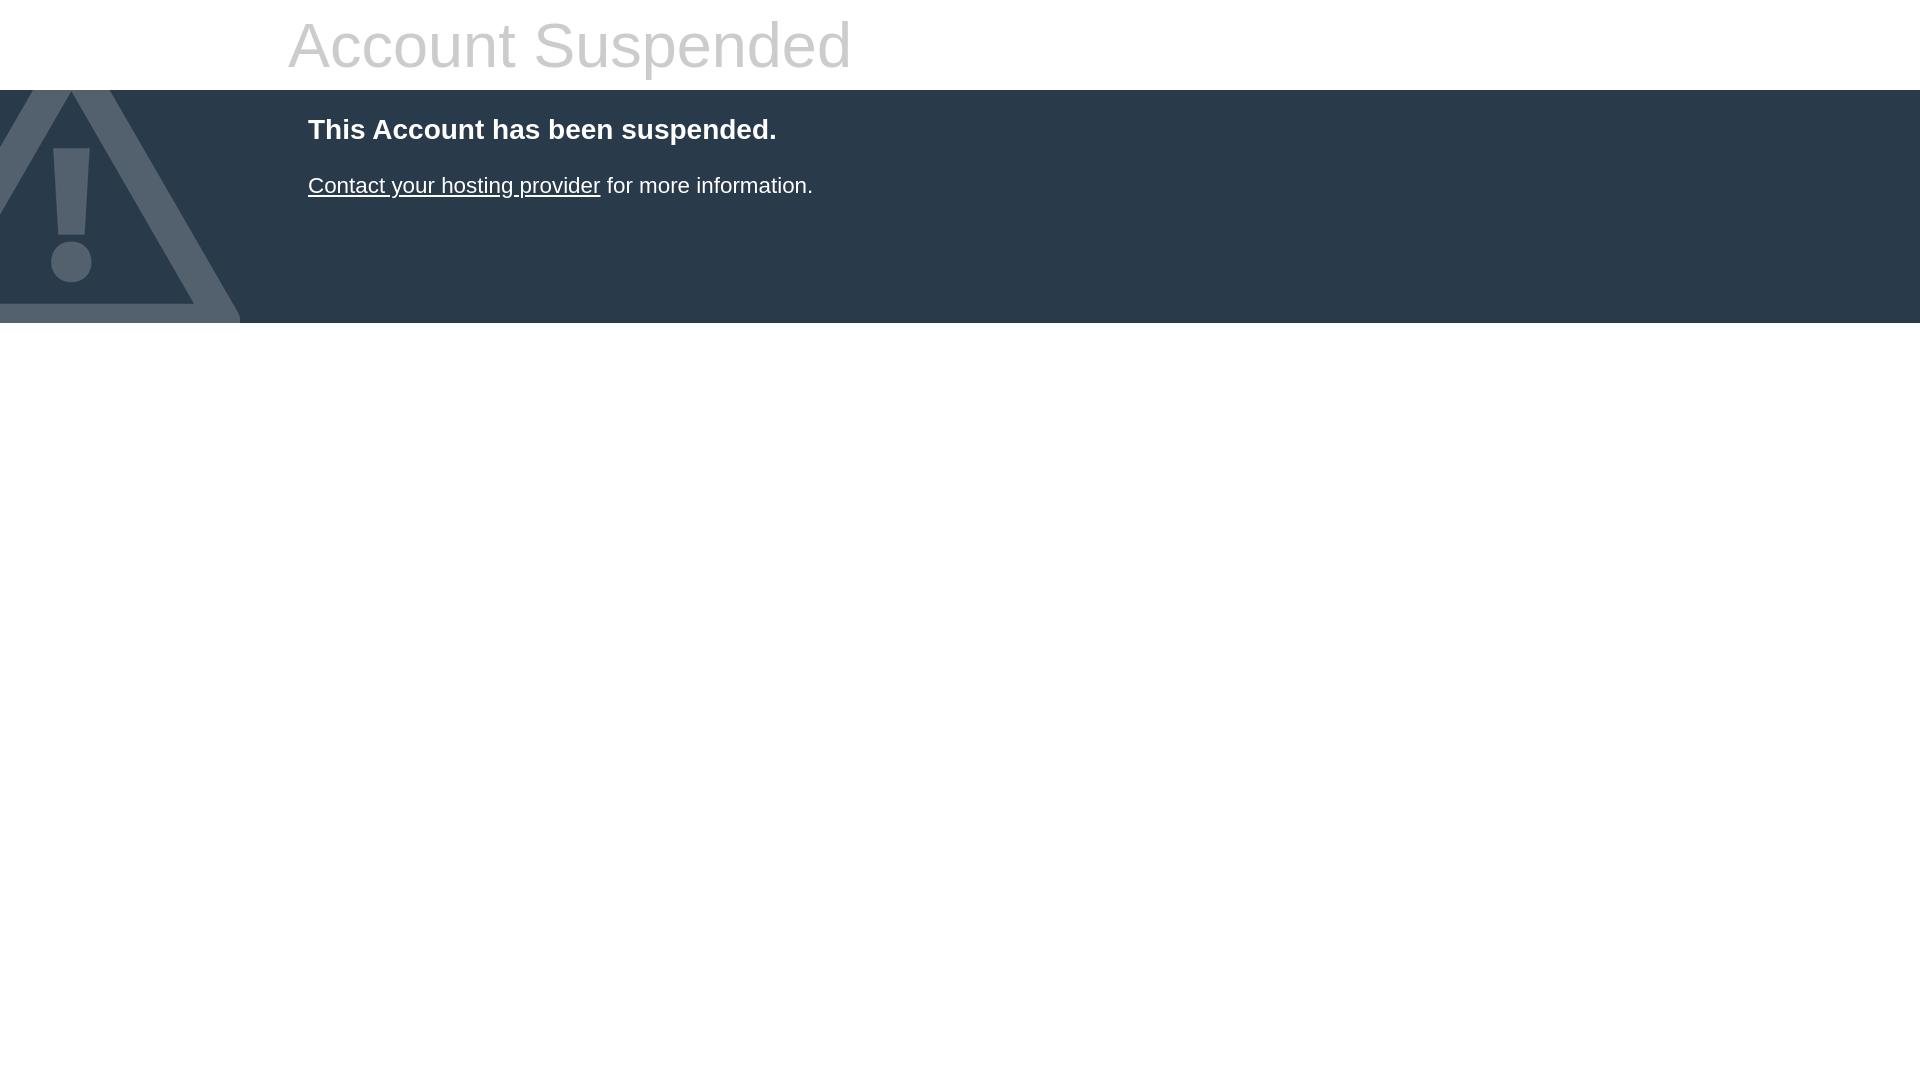 The image size is (1920, 1080). Describe the element at coordinates (453, 185) in the screenshot. I see `'Contact your hosting provider'` at that location.